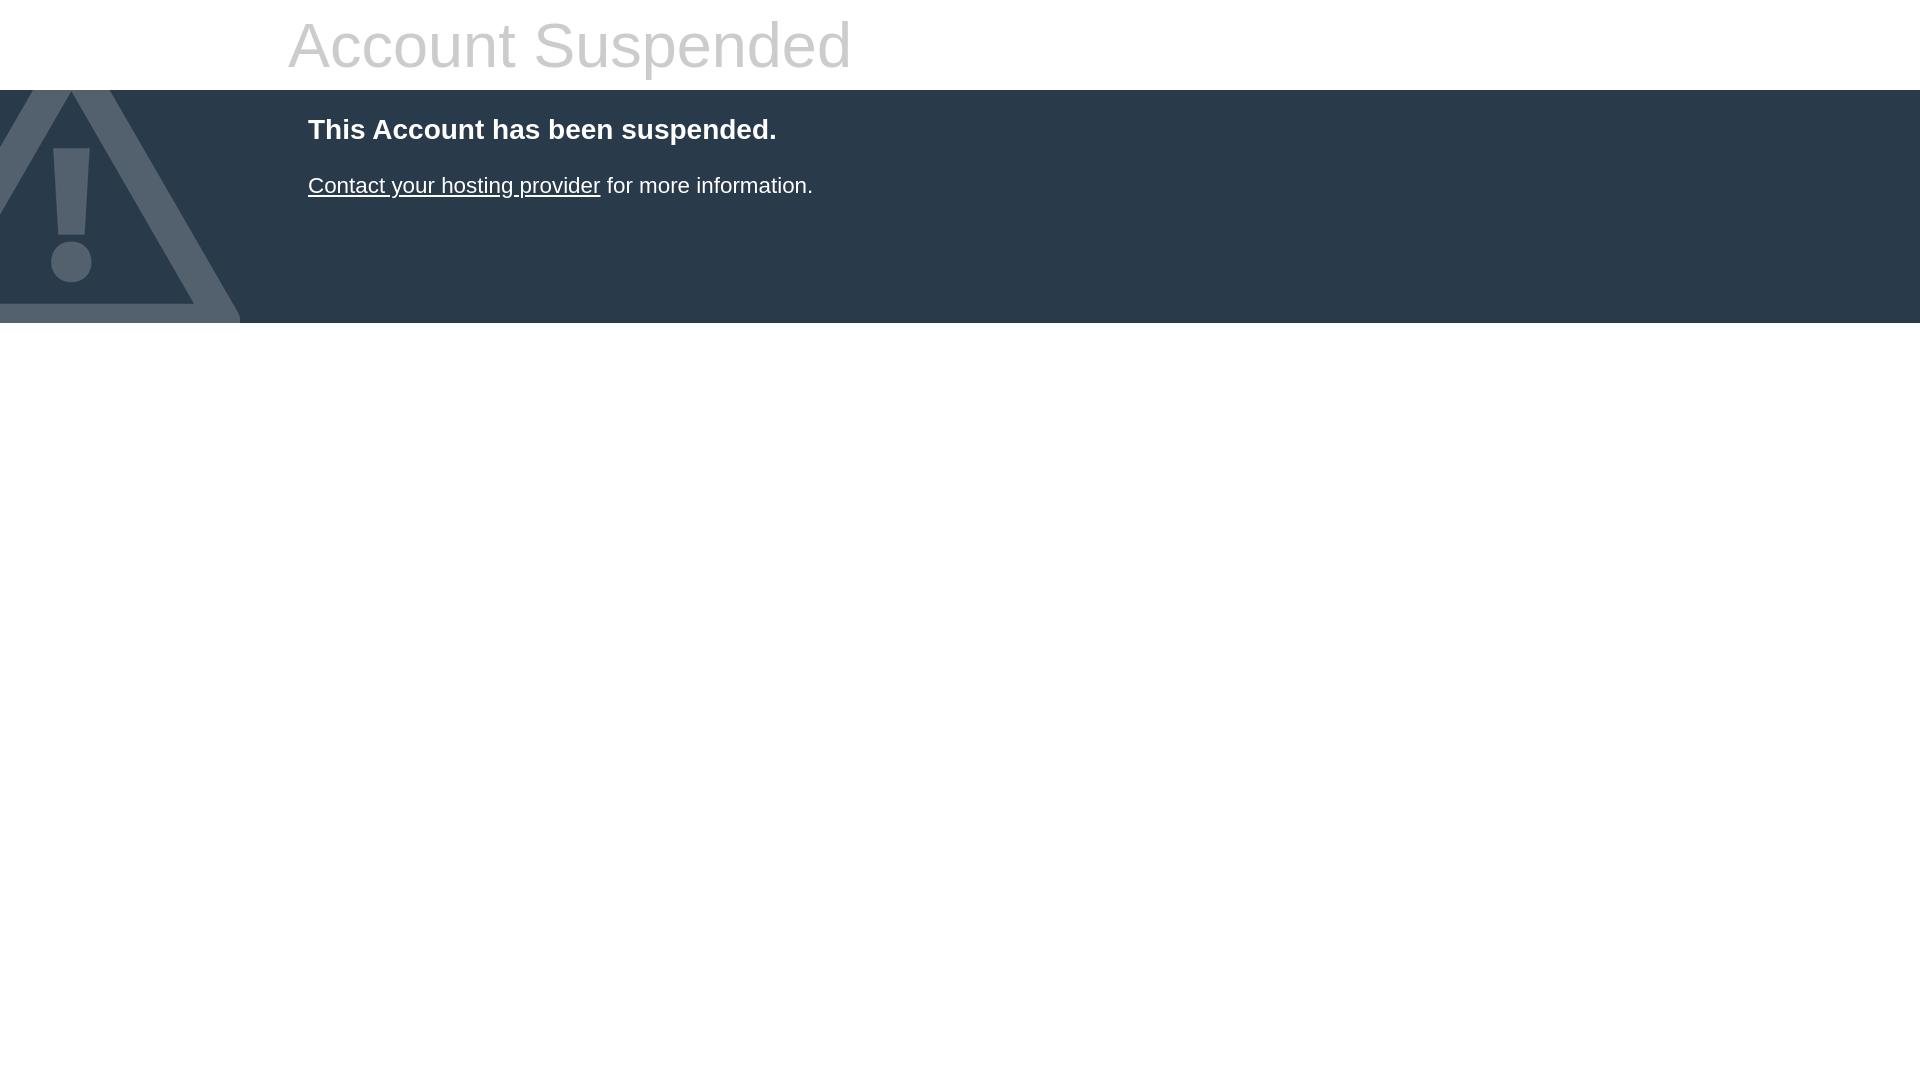 The image size is (1920, 1080). Describe the element at coordinates (453, 185) in the screenshot. I see `'Contact your hosting provider'` at that location.